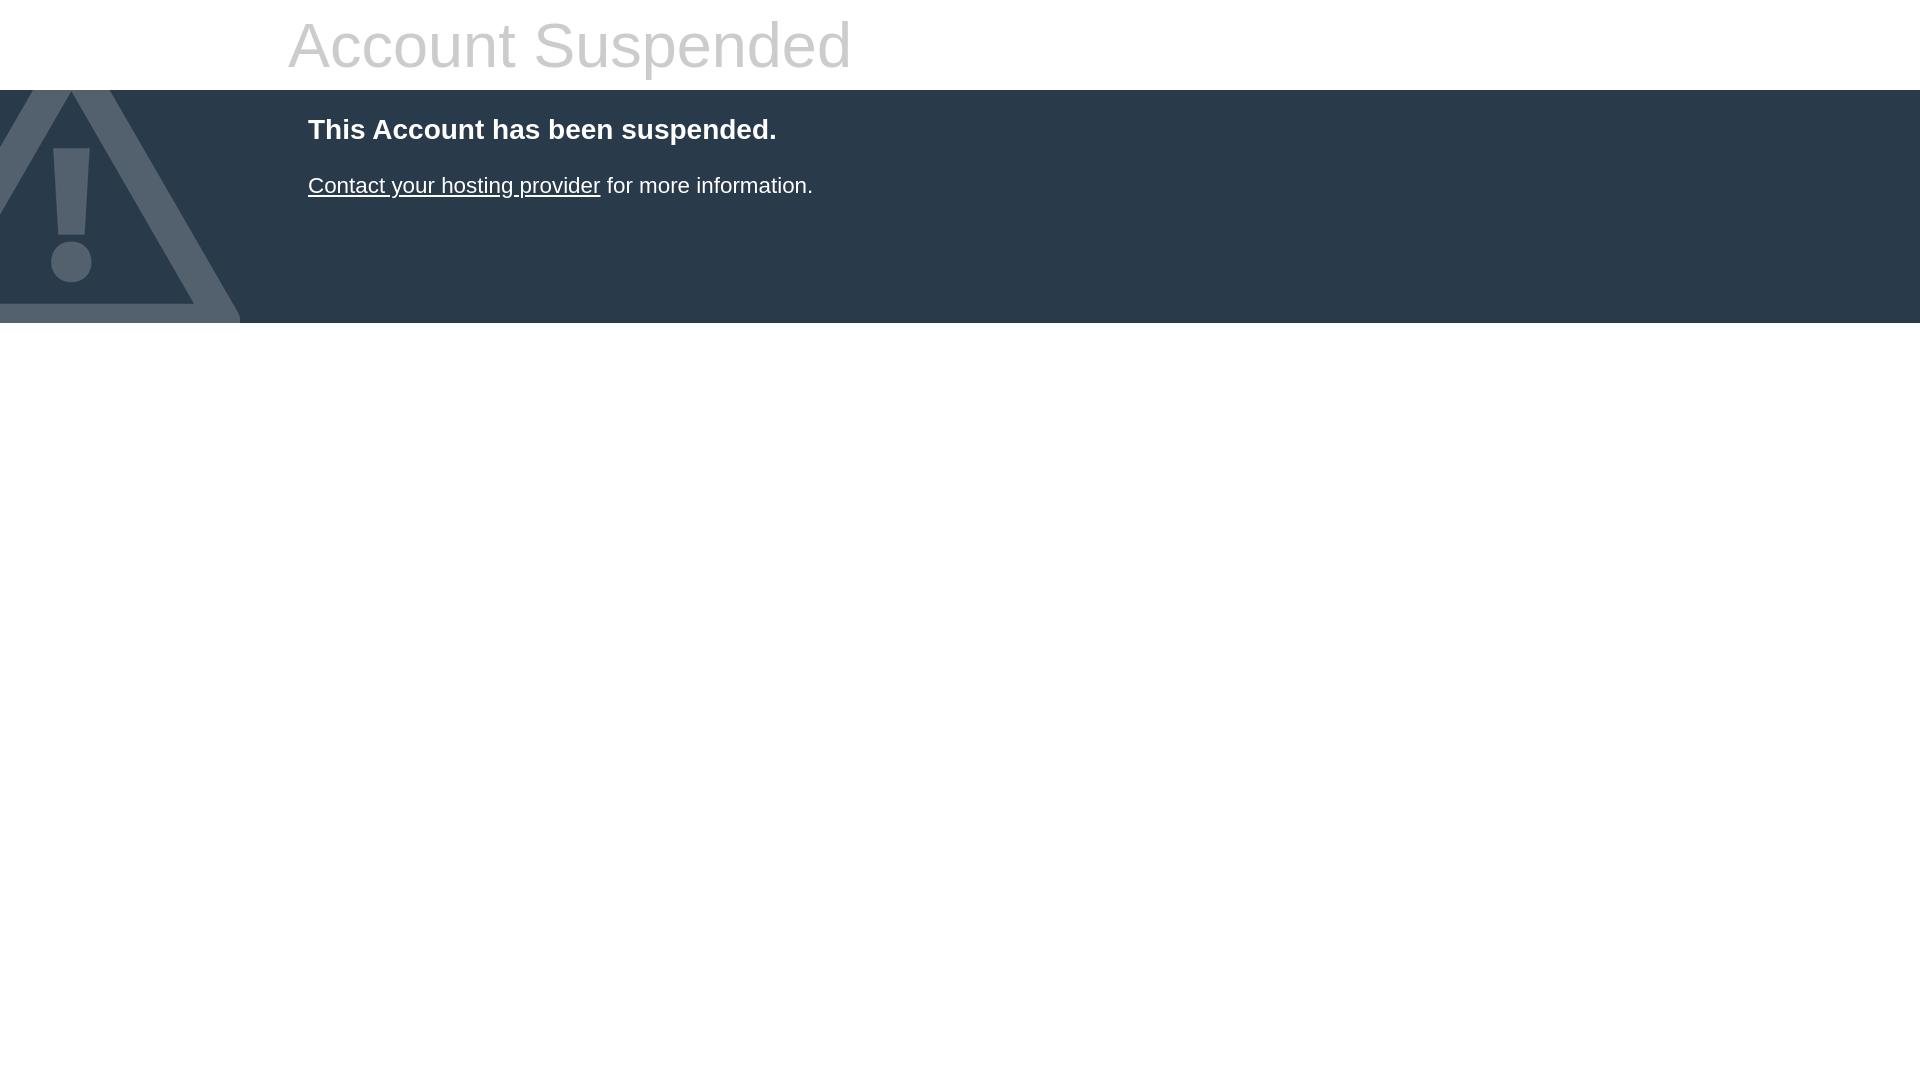 The image size is (1920, 1080). Describe the element at coordinates (453, 185) in the screenshot. I see `'Contact your hosting provider'` at that location.